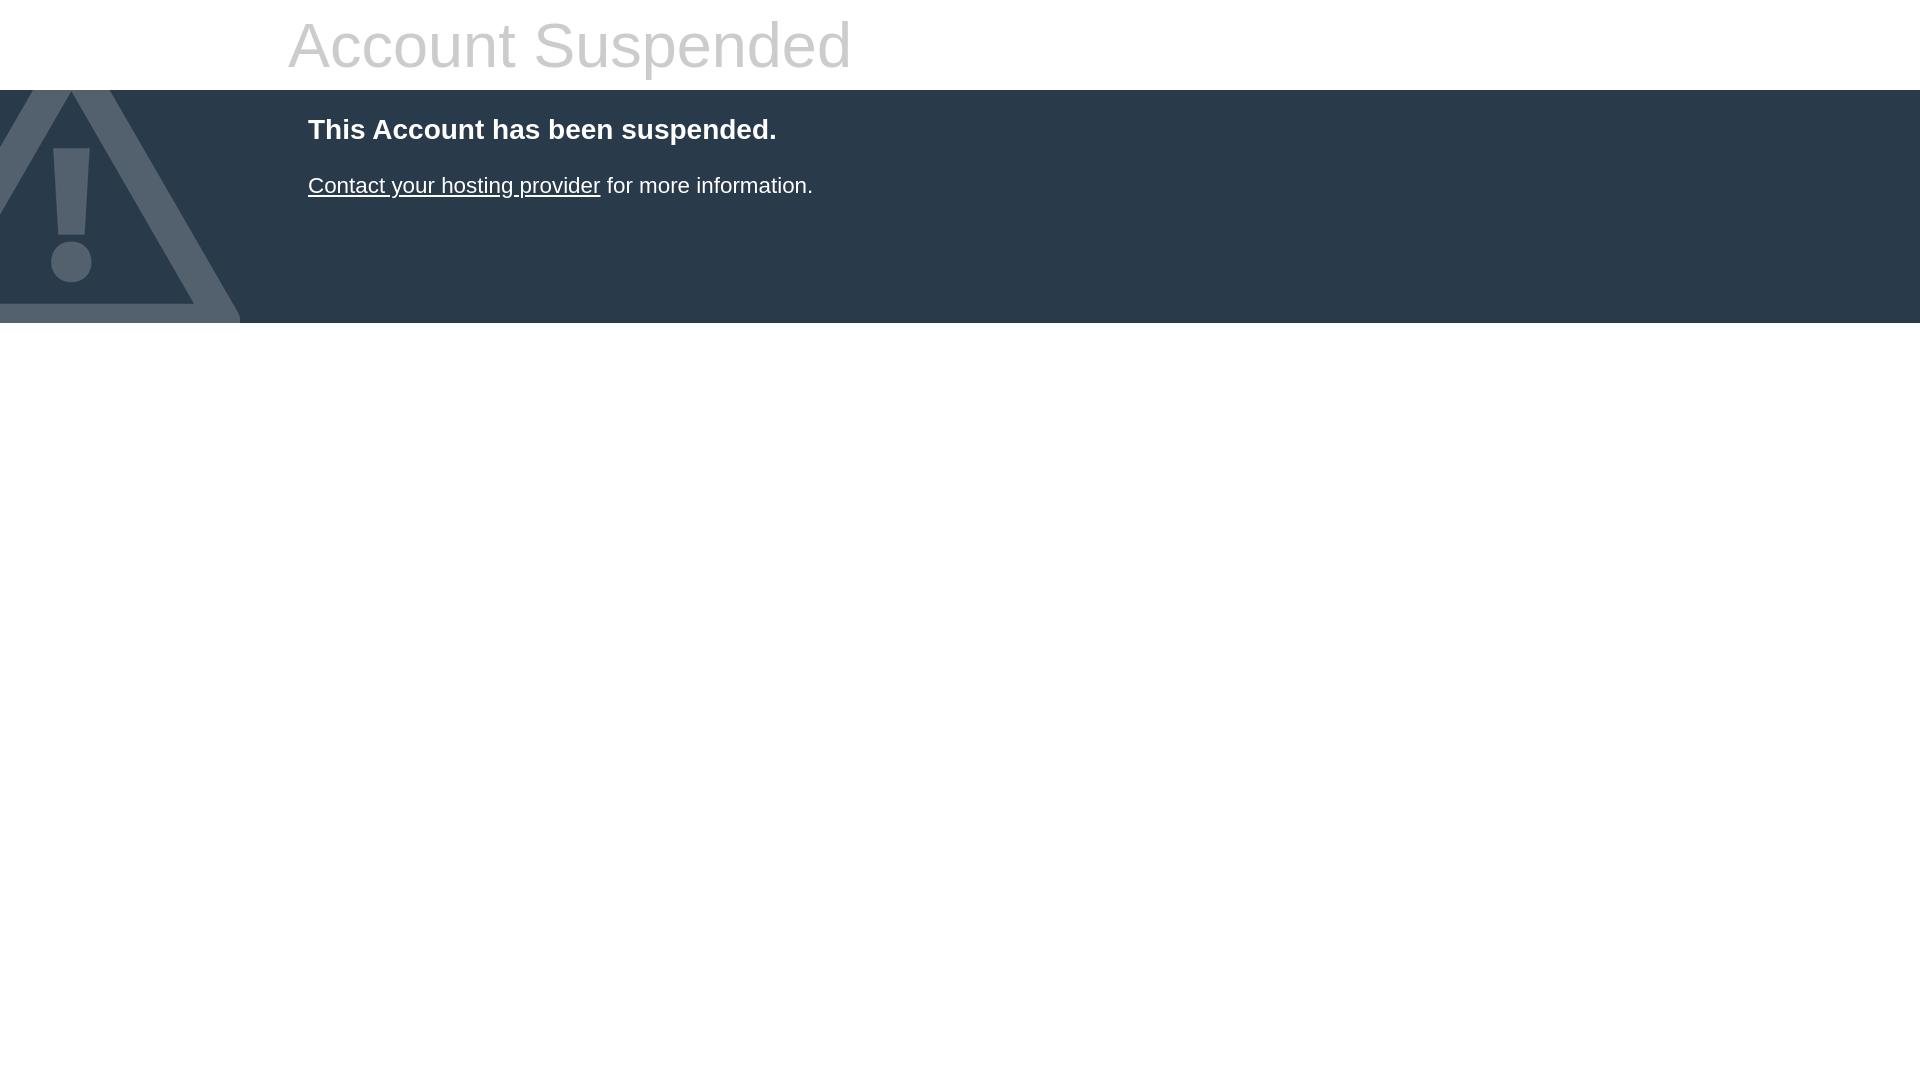 The image size is (1920, 1080). Describe the element at coordinates (453, 185) in the screenshot. I see `'Contact your hosting provider'` at that location.